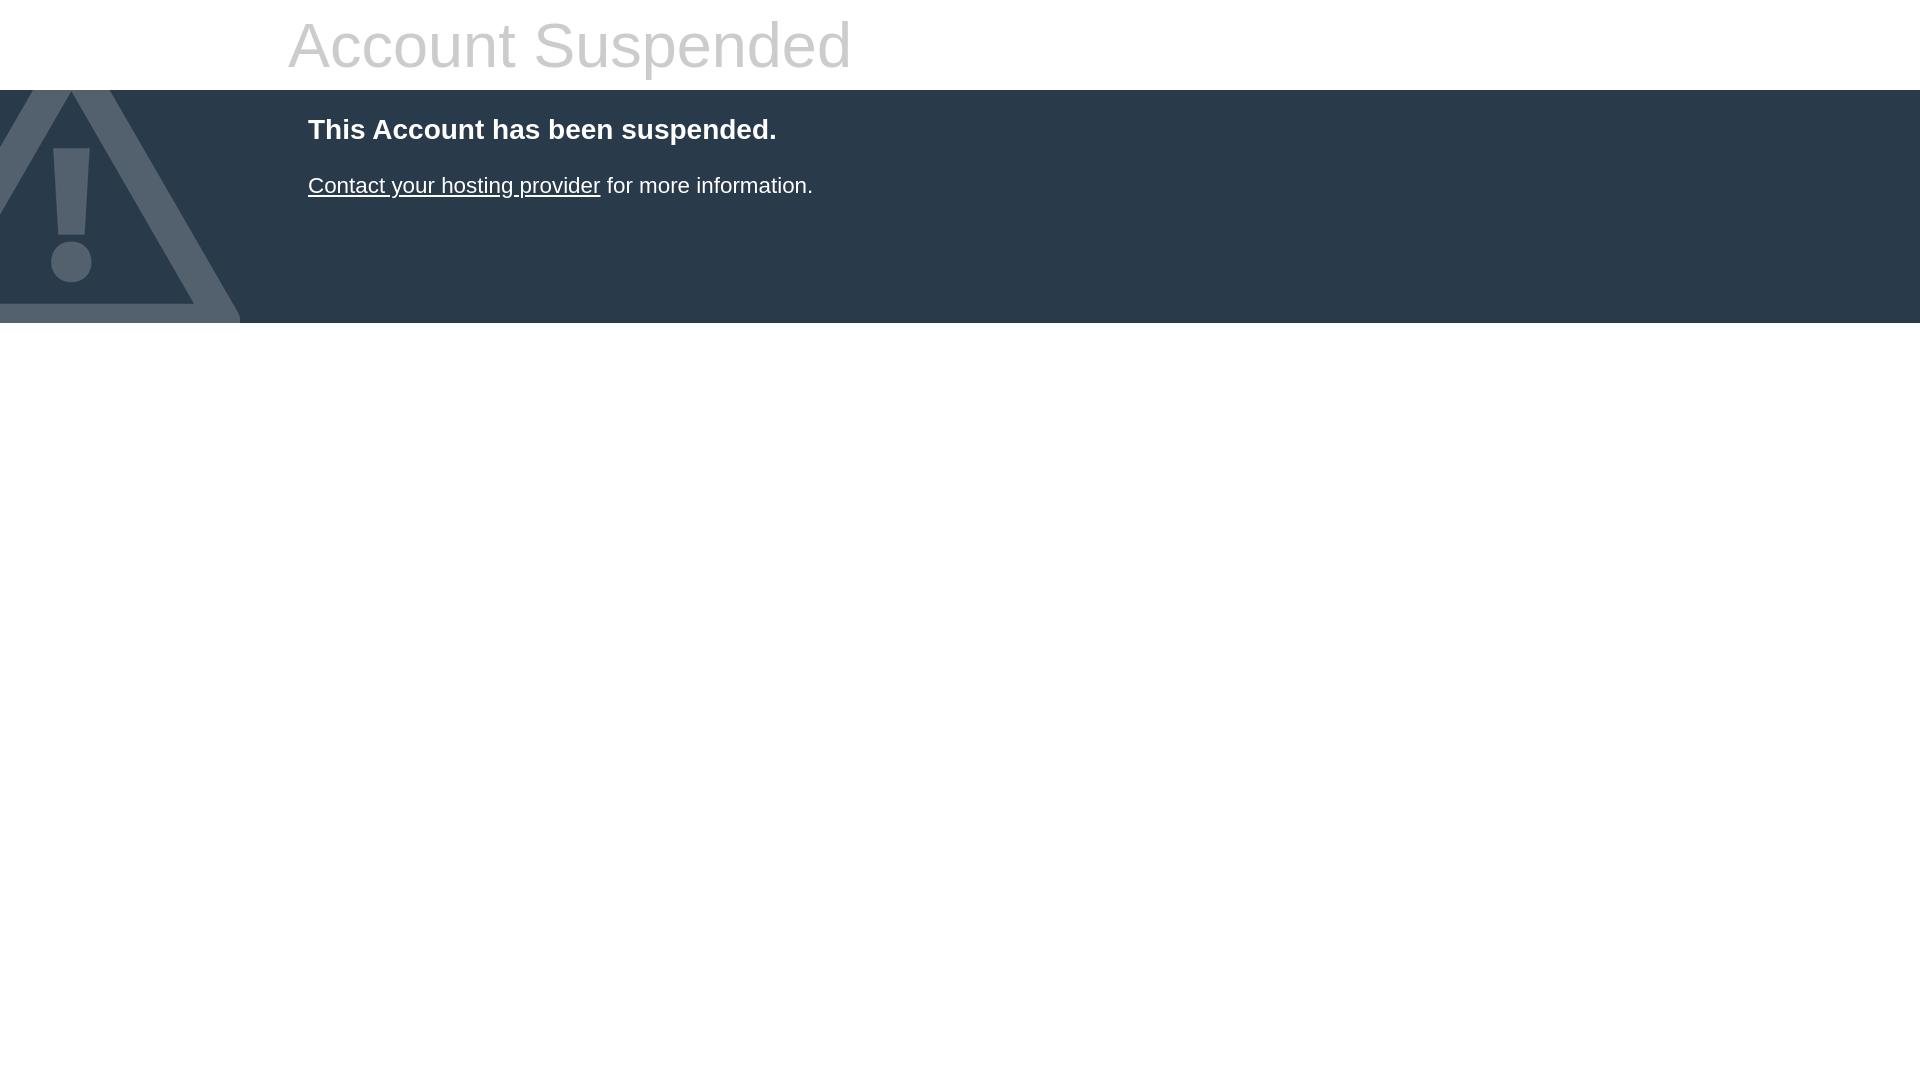 The image size is (1920, 1080). Describe the element at coordinates (453, 185) in the screenshot. I see `'Contact your hosting provider'` at that location.